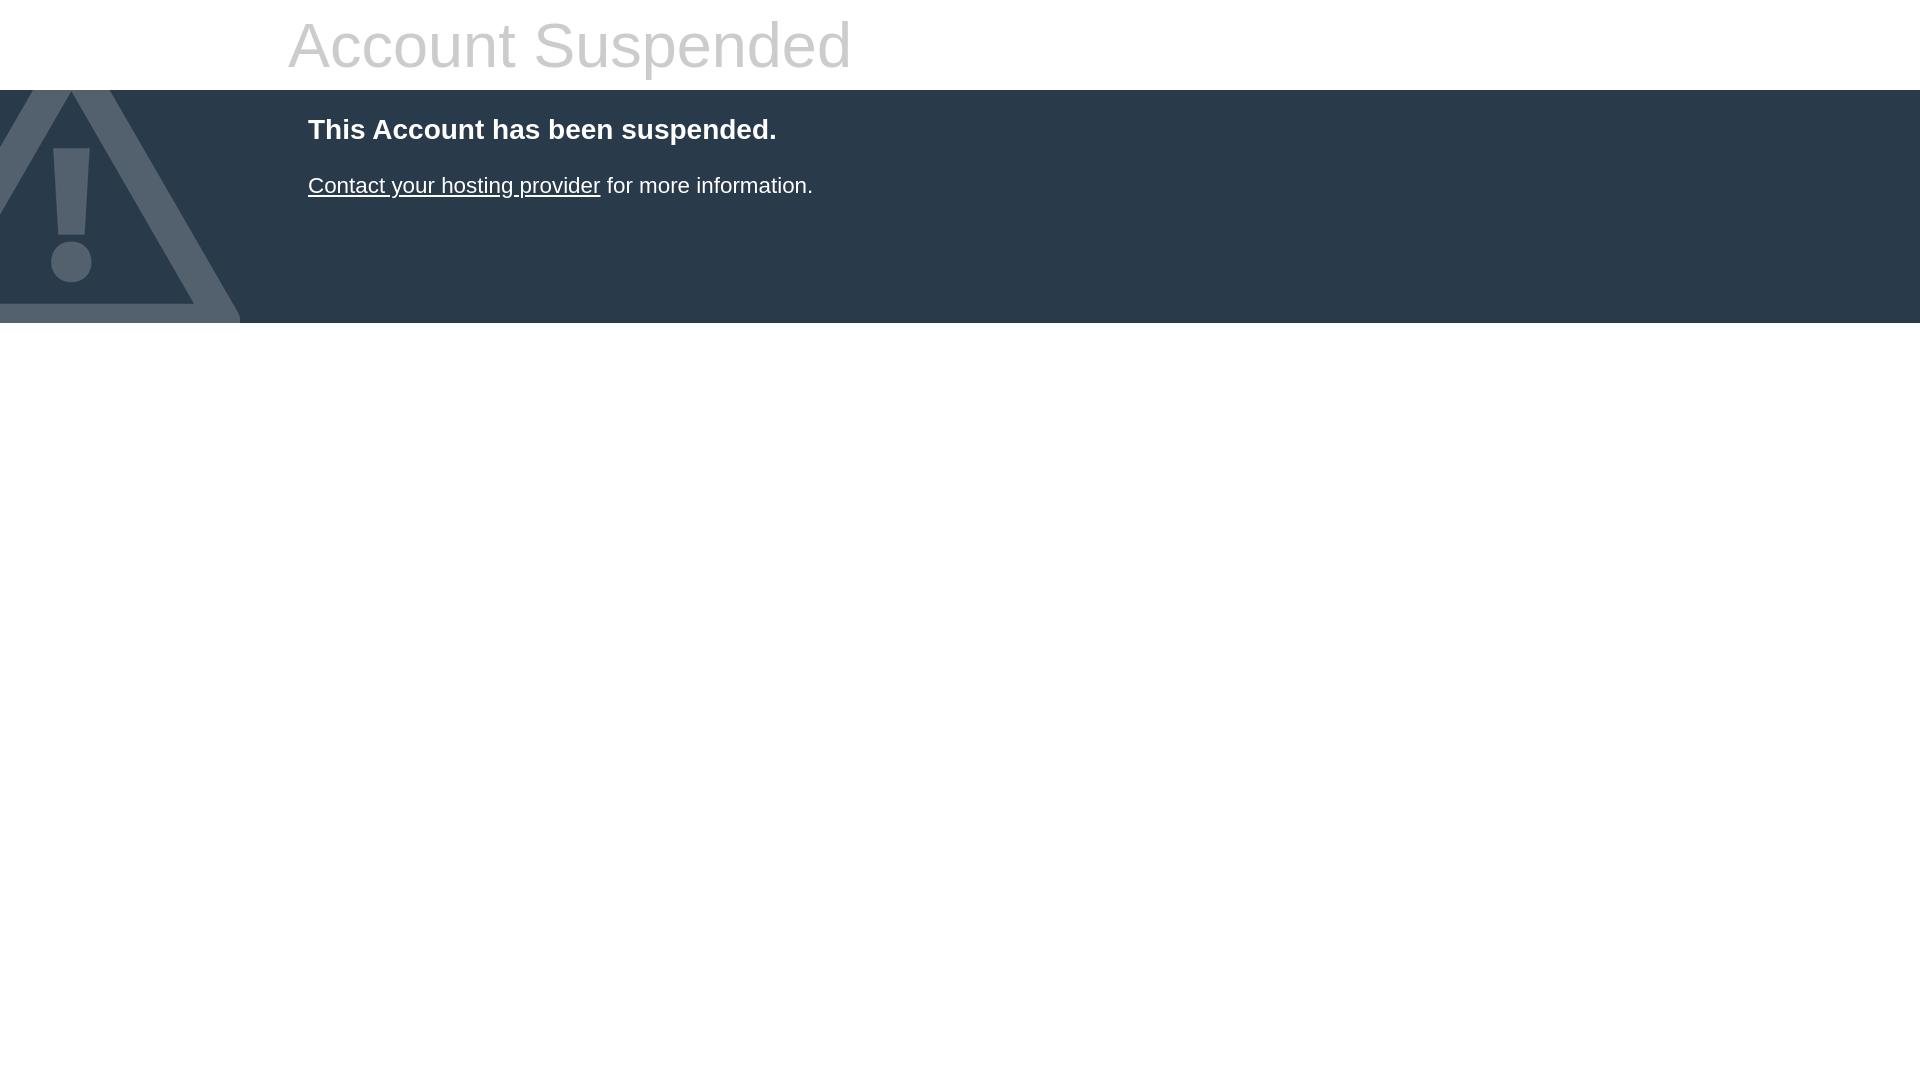 The image size is (1920, 1080). Describe the element at coordinates (453, 185) in the screenshot. I see `'Contact your hosting provider'` at that location.